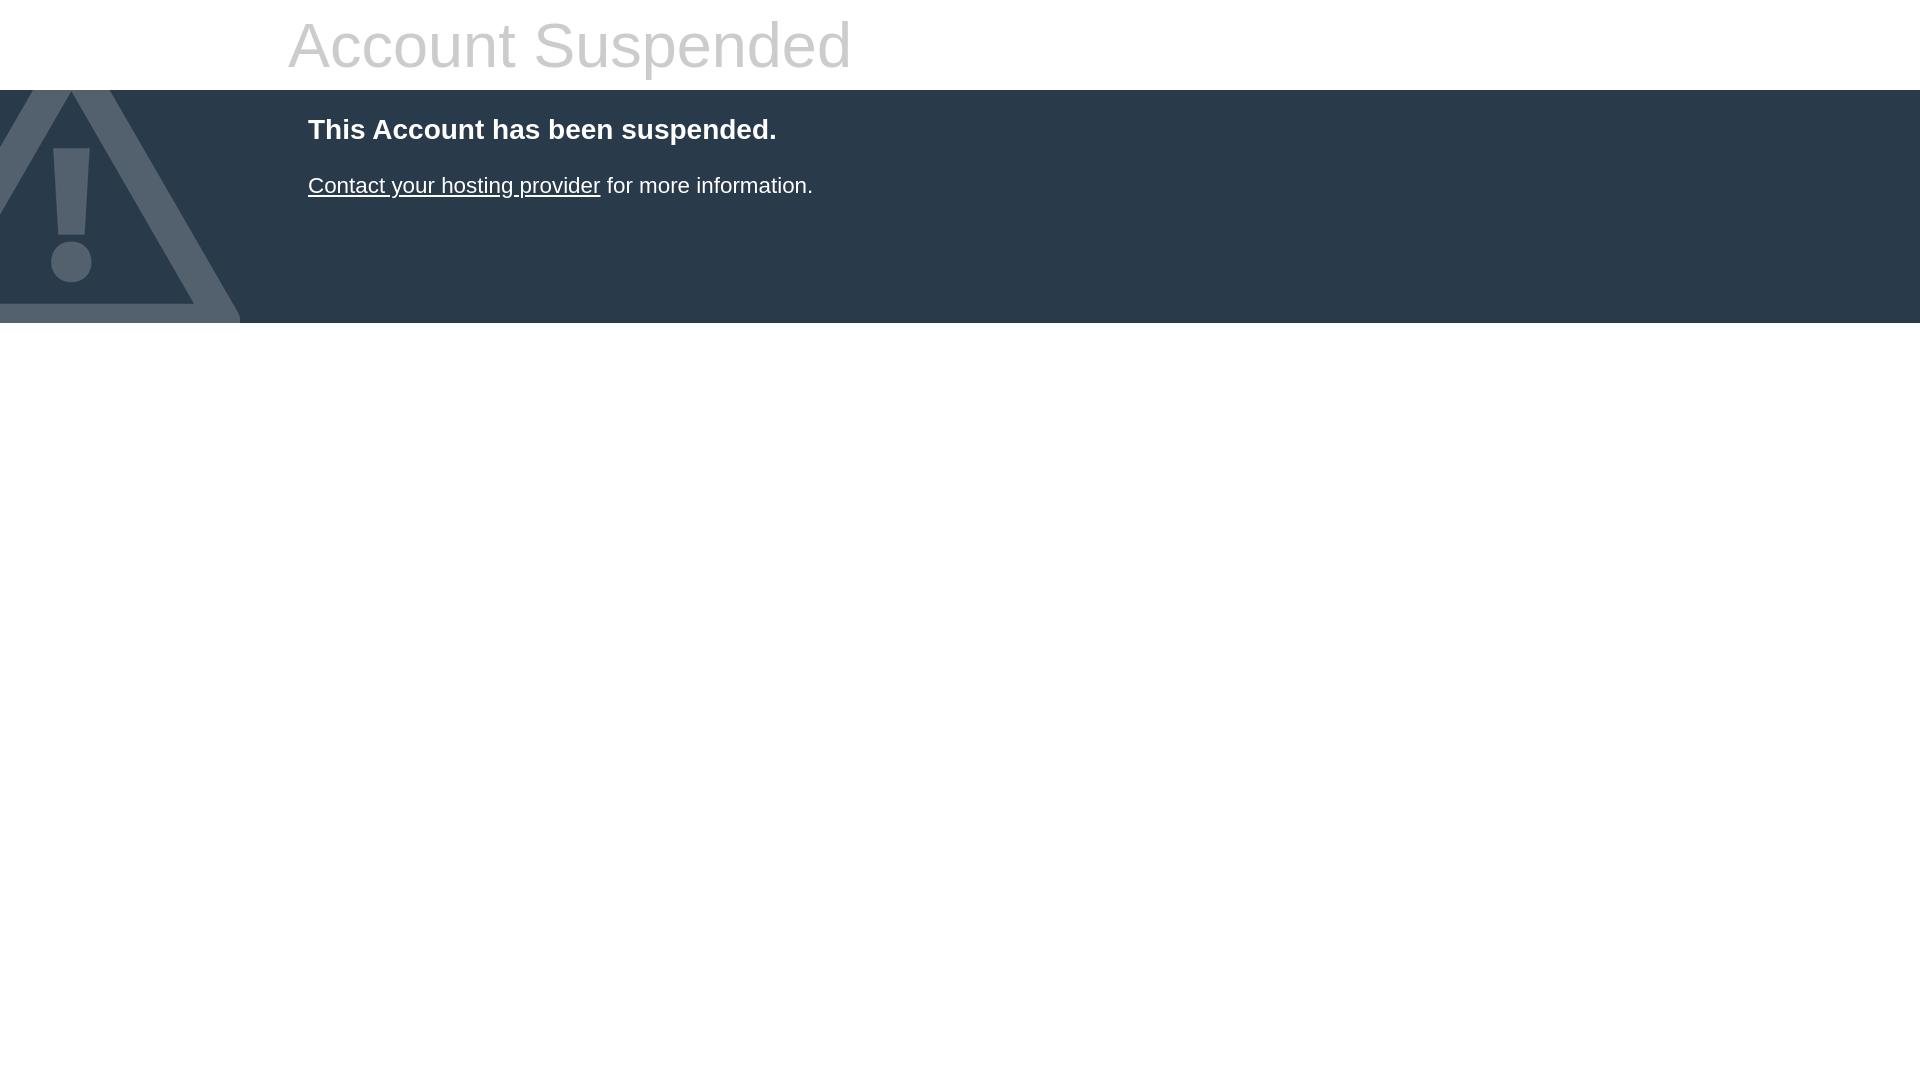 The image size is (1920, 1080). Describe the element at coordinates (453, 185) in the screenshot. I see `'Contact your hosting provider'` at that location.